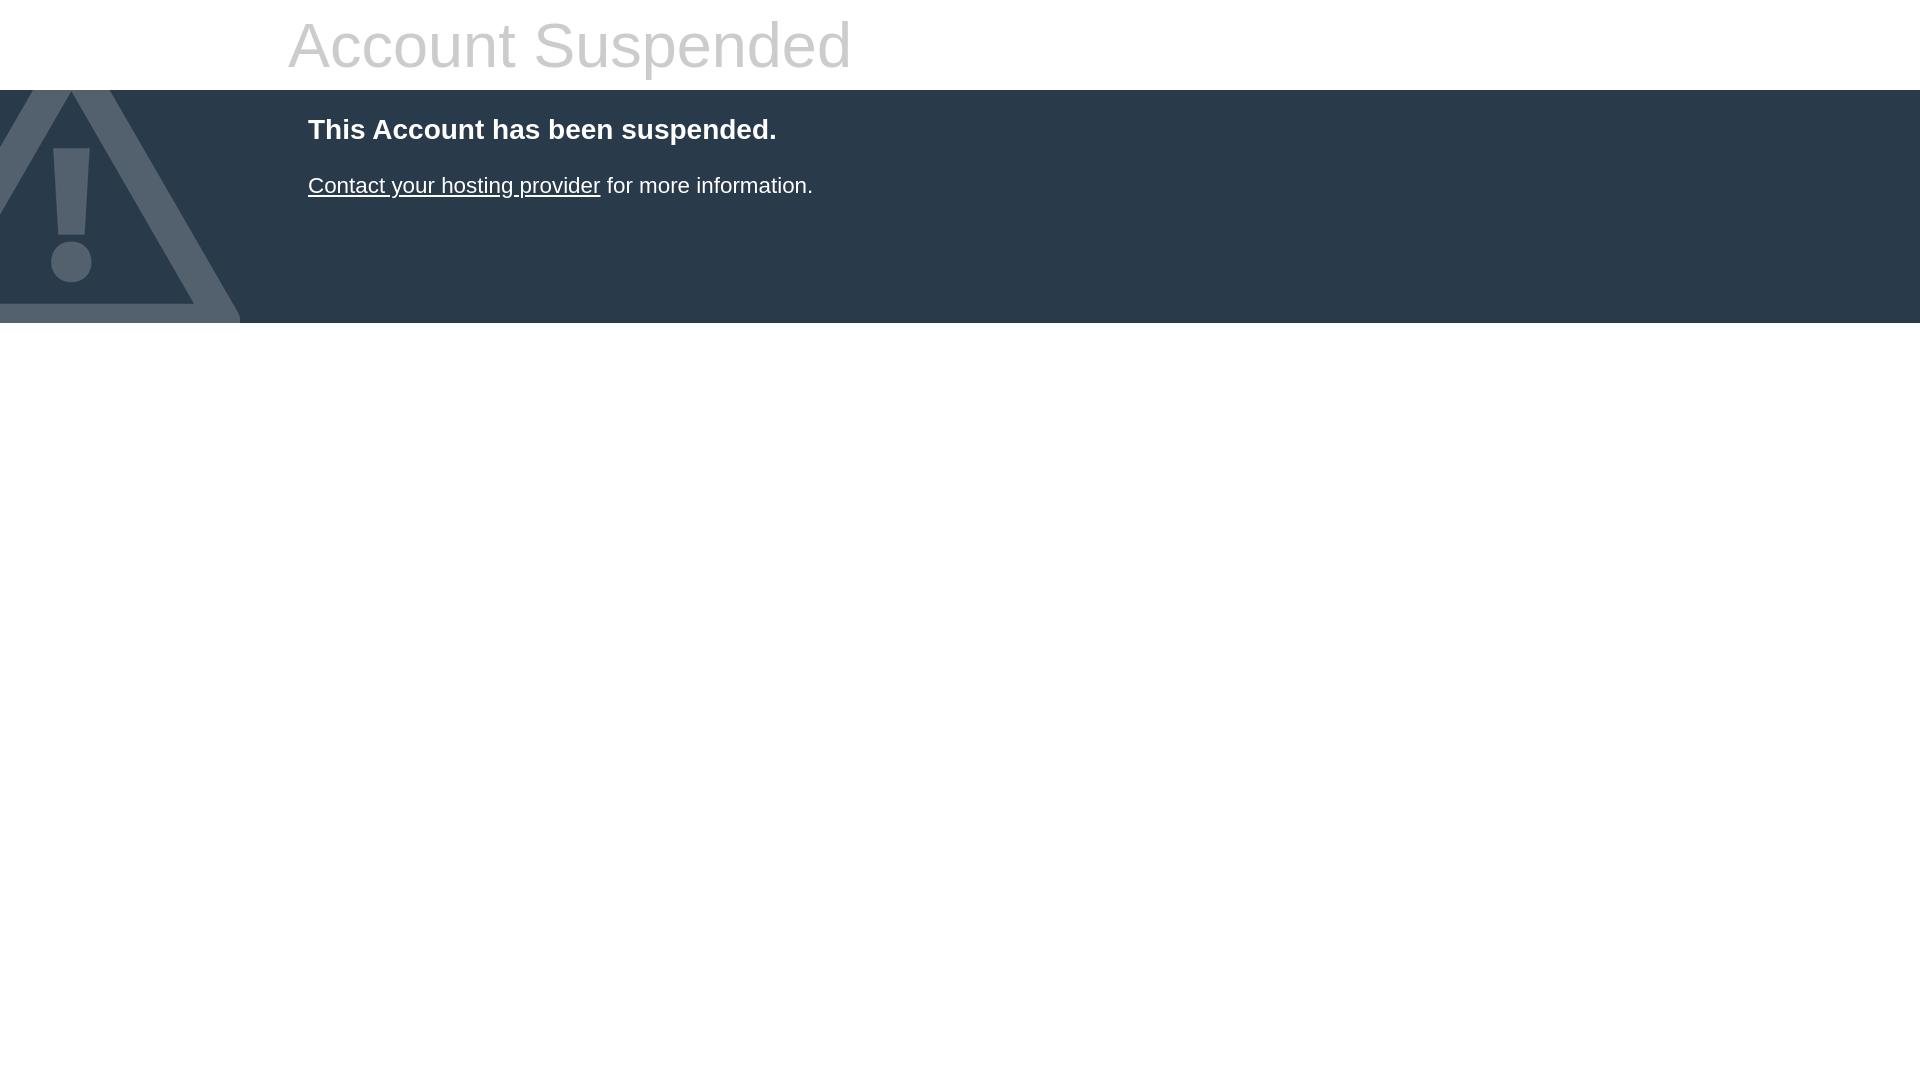 The image size is (1920, 1080). Describe the element at coordinates (453, 185) in the screenshot. I see `'Contact your hosting provider'` at that location.